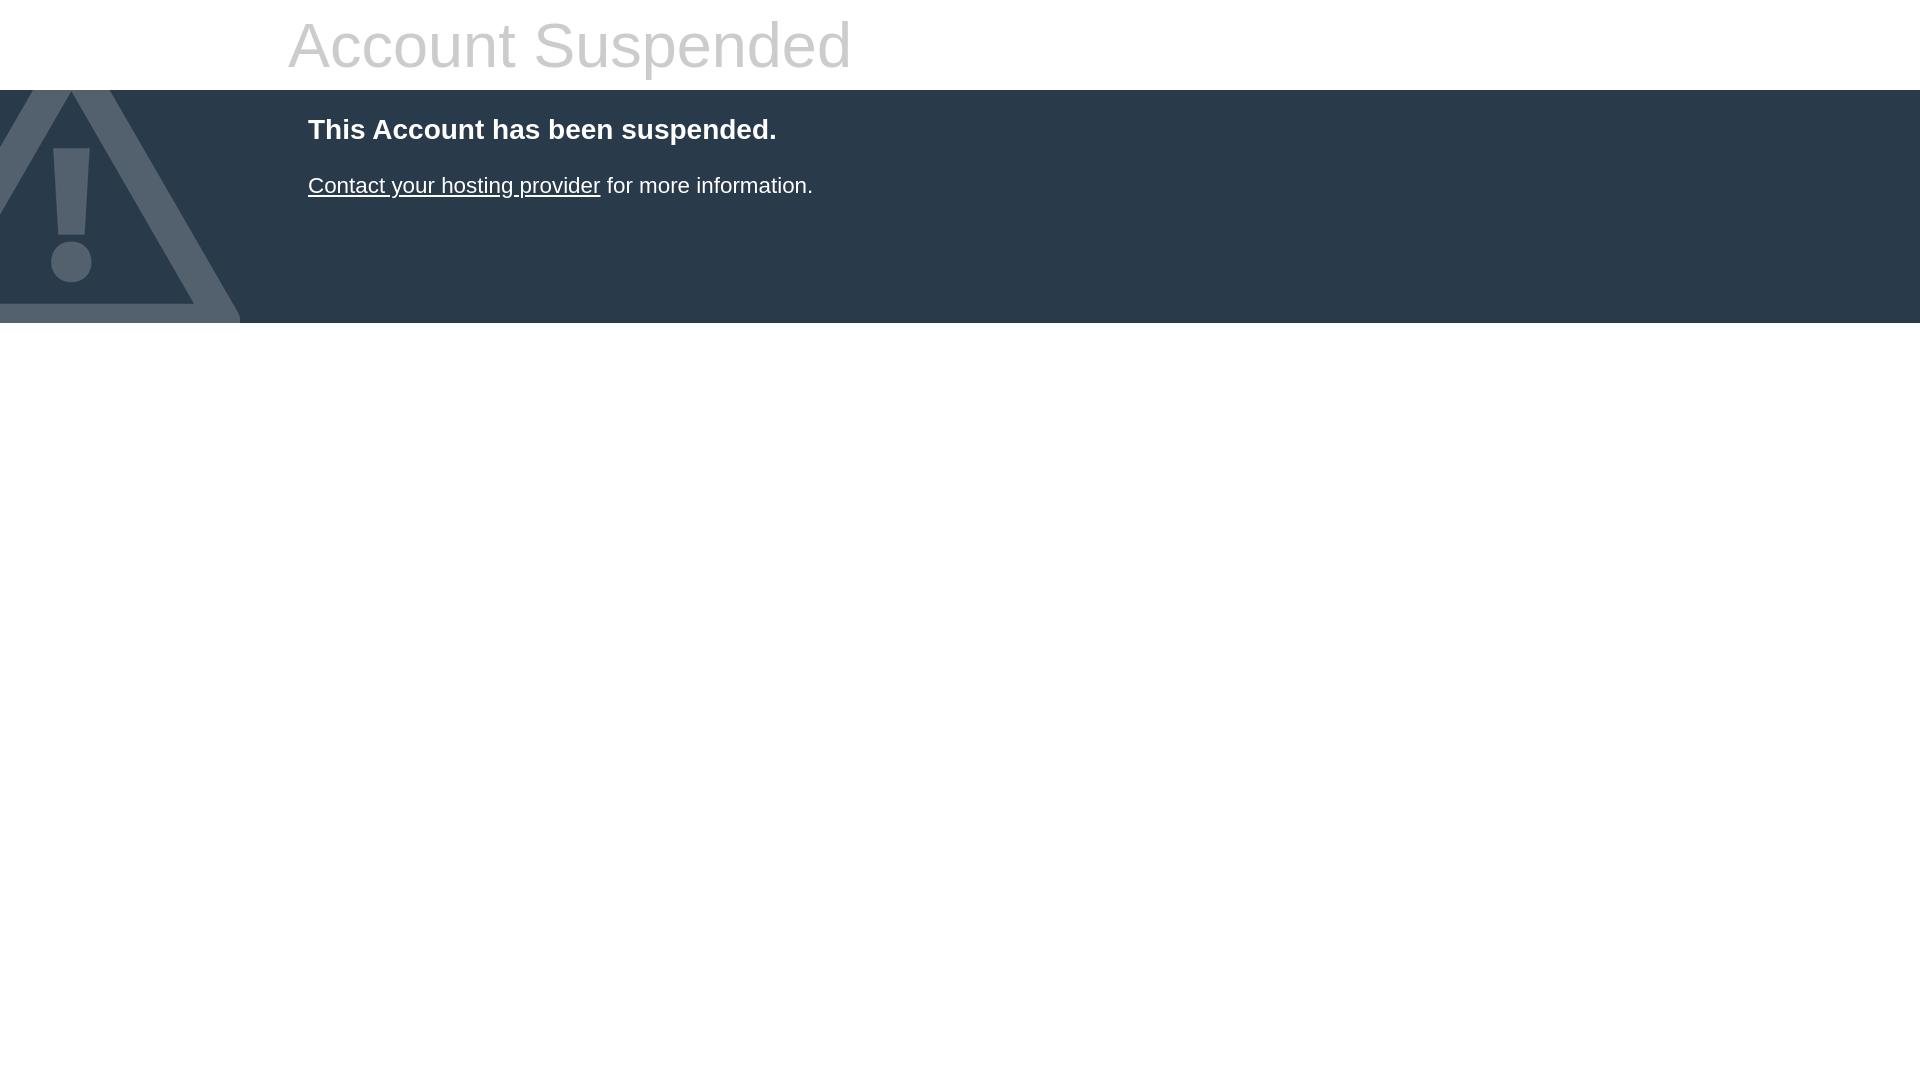 The image size is (1920, 1080). Describe the element at coordinates (453, 185) in the screenshot. I see `'Contact your hosting provider'` at that location.